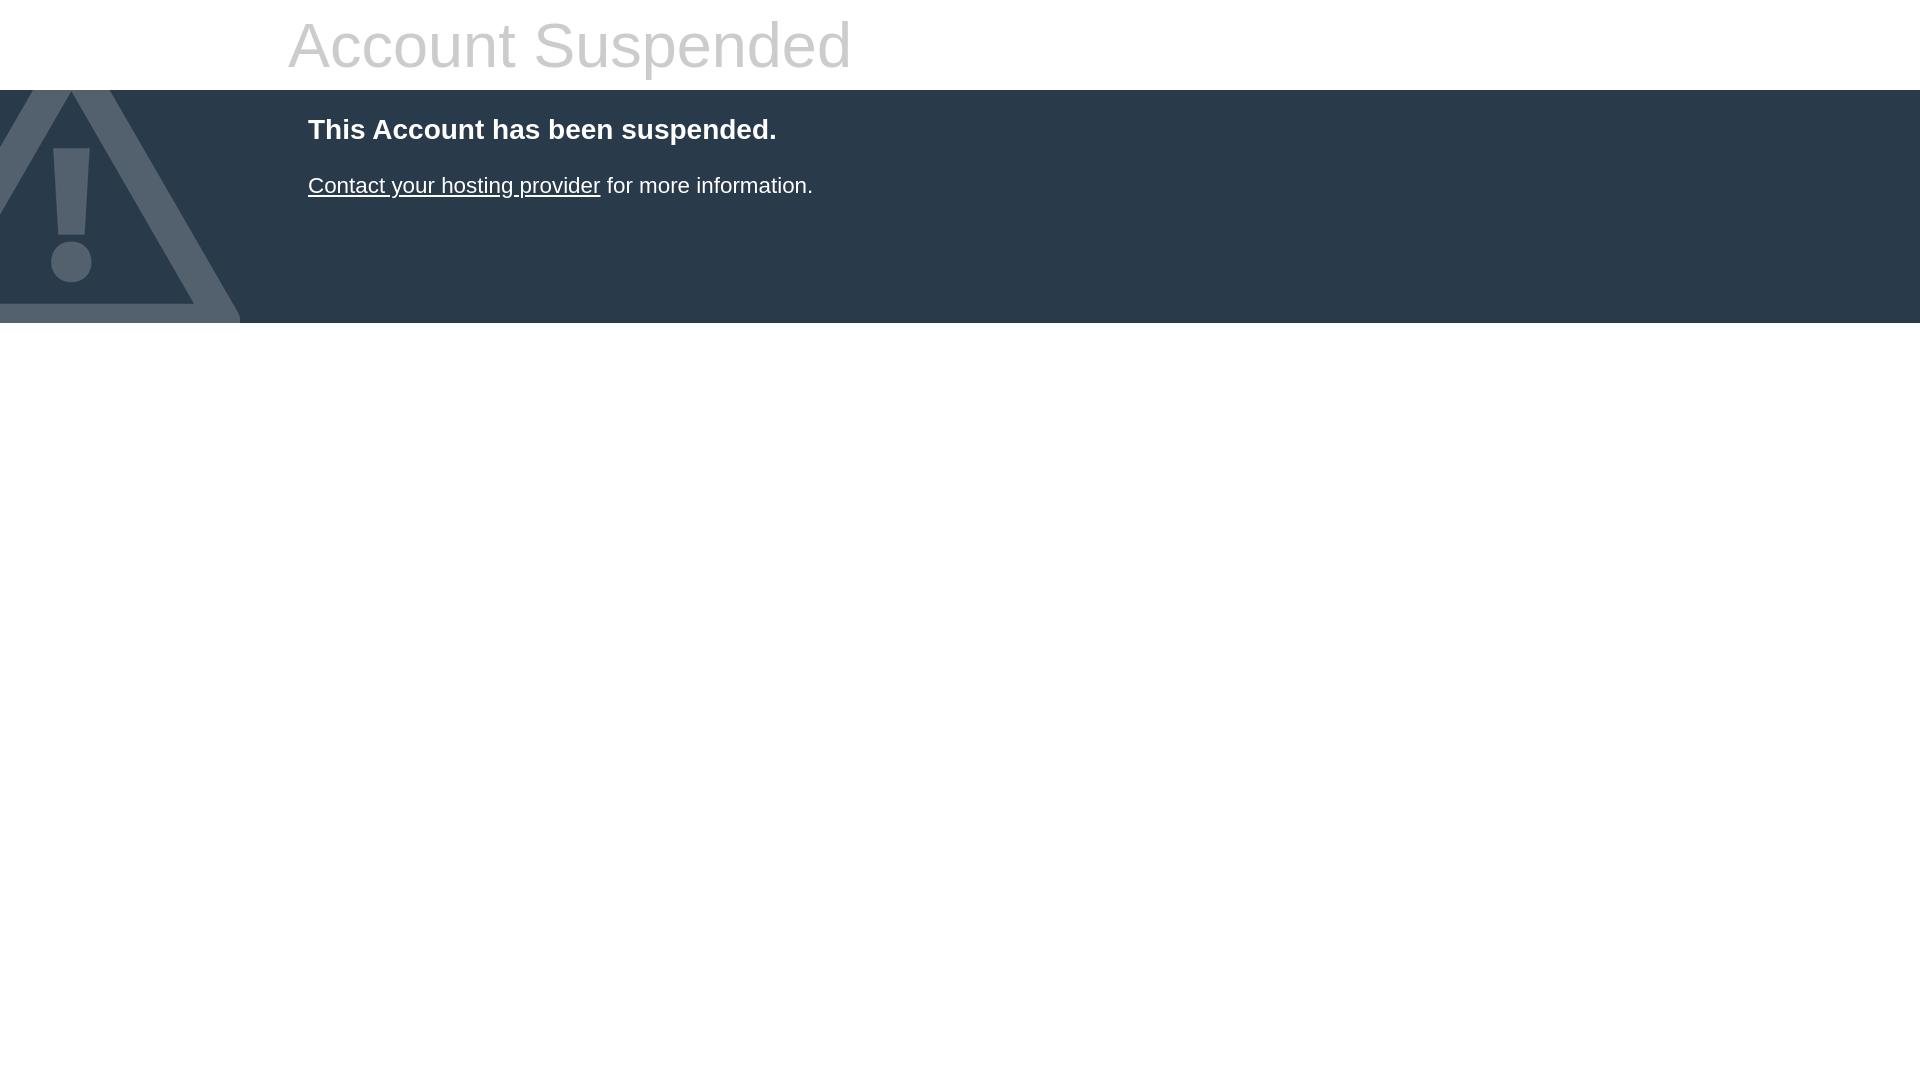 The image size is (1920, 1080). Describe the element at coordinates (453, 185) in the screenshot. I see `'Contact your hosting provider'` at that location.